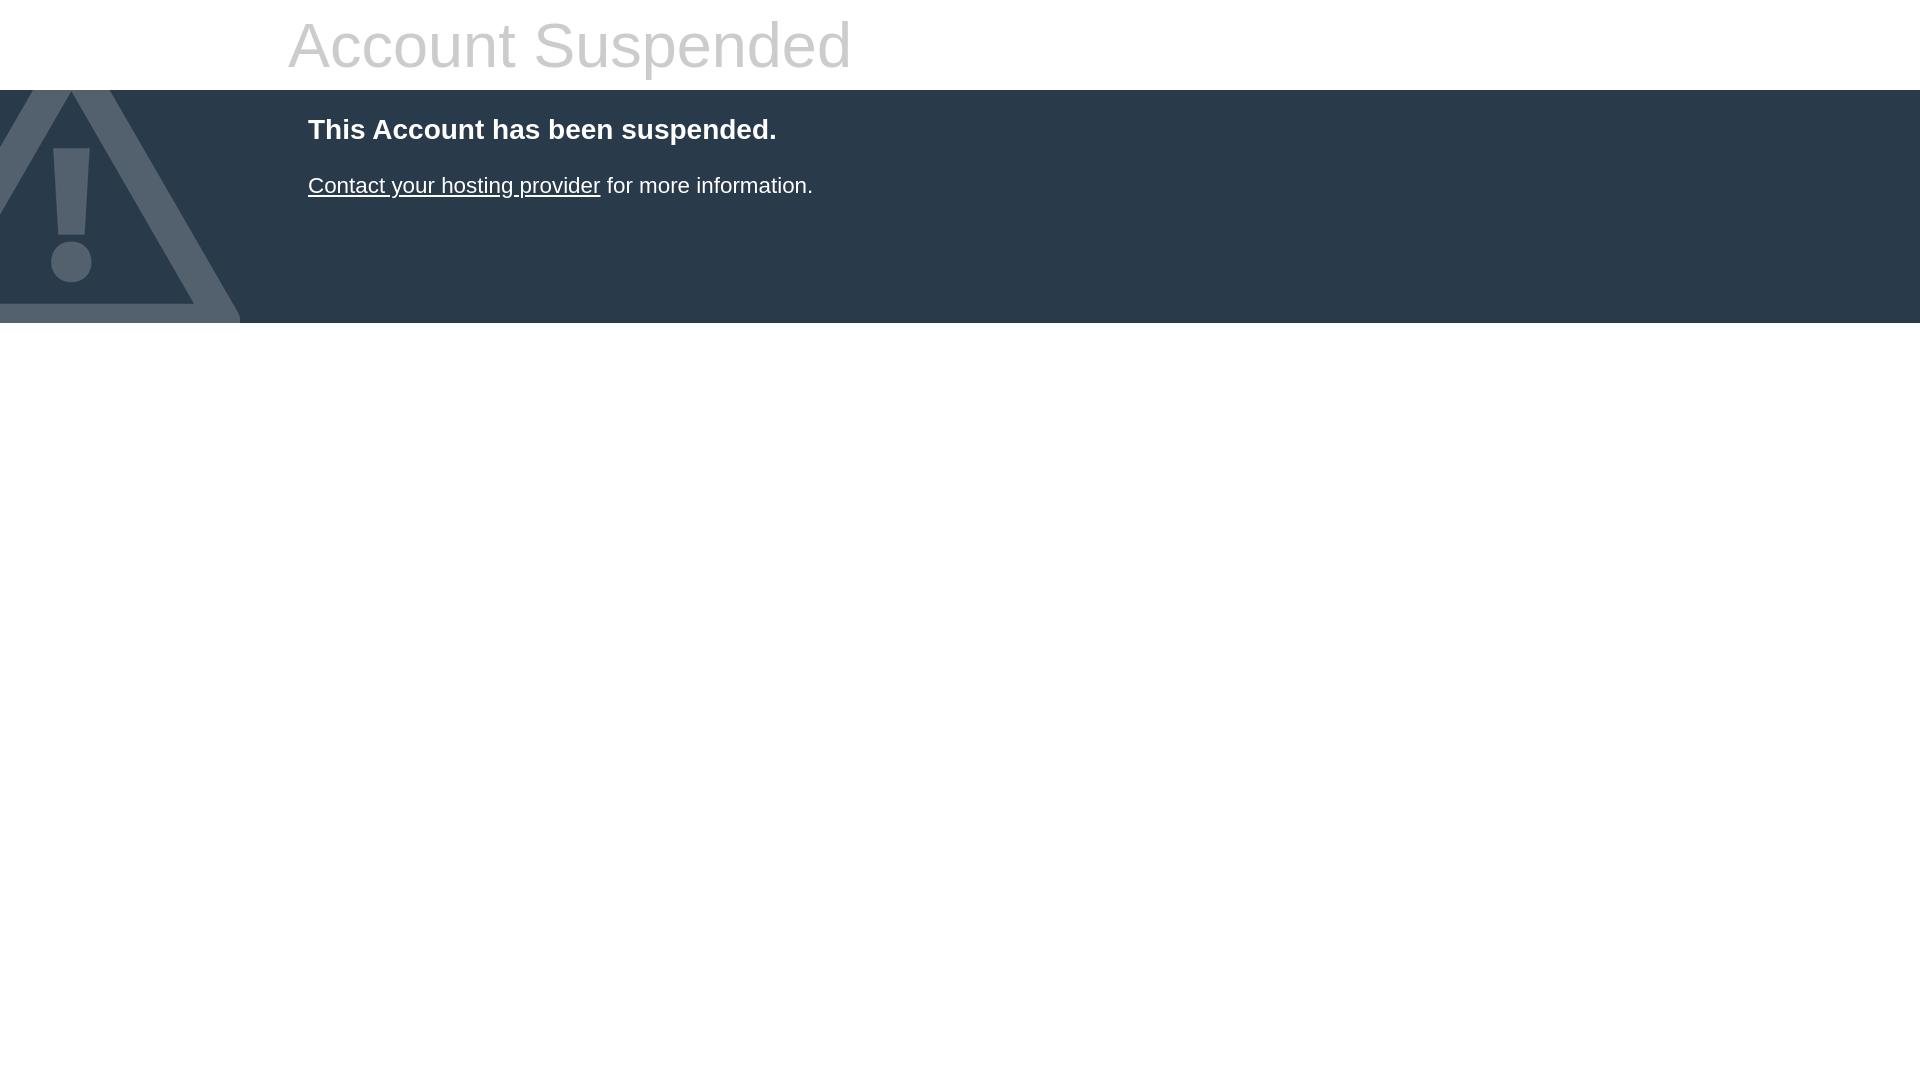 The image size is (1920, 1080). Describe the element at coordinates (453, 185) in the screenshot. I see `'Contact your hosting provider'` at that location.